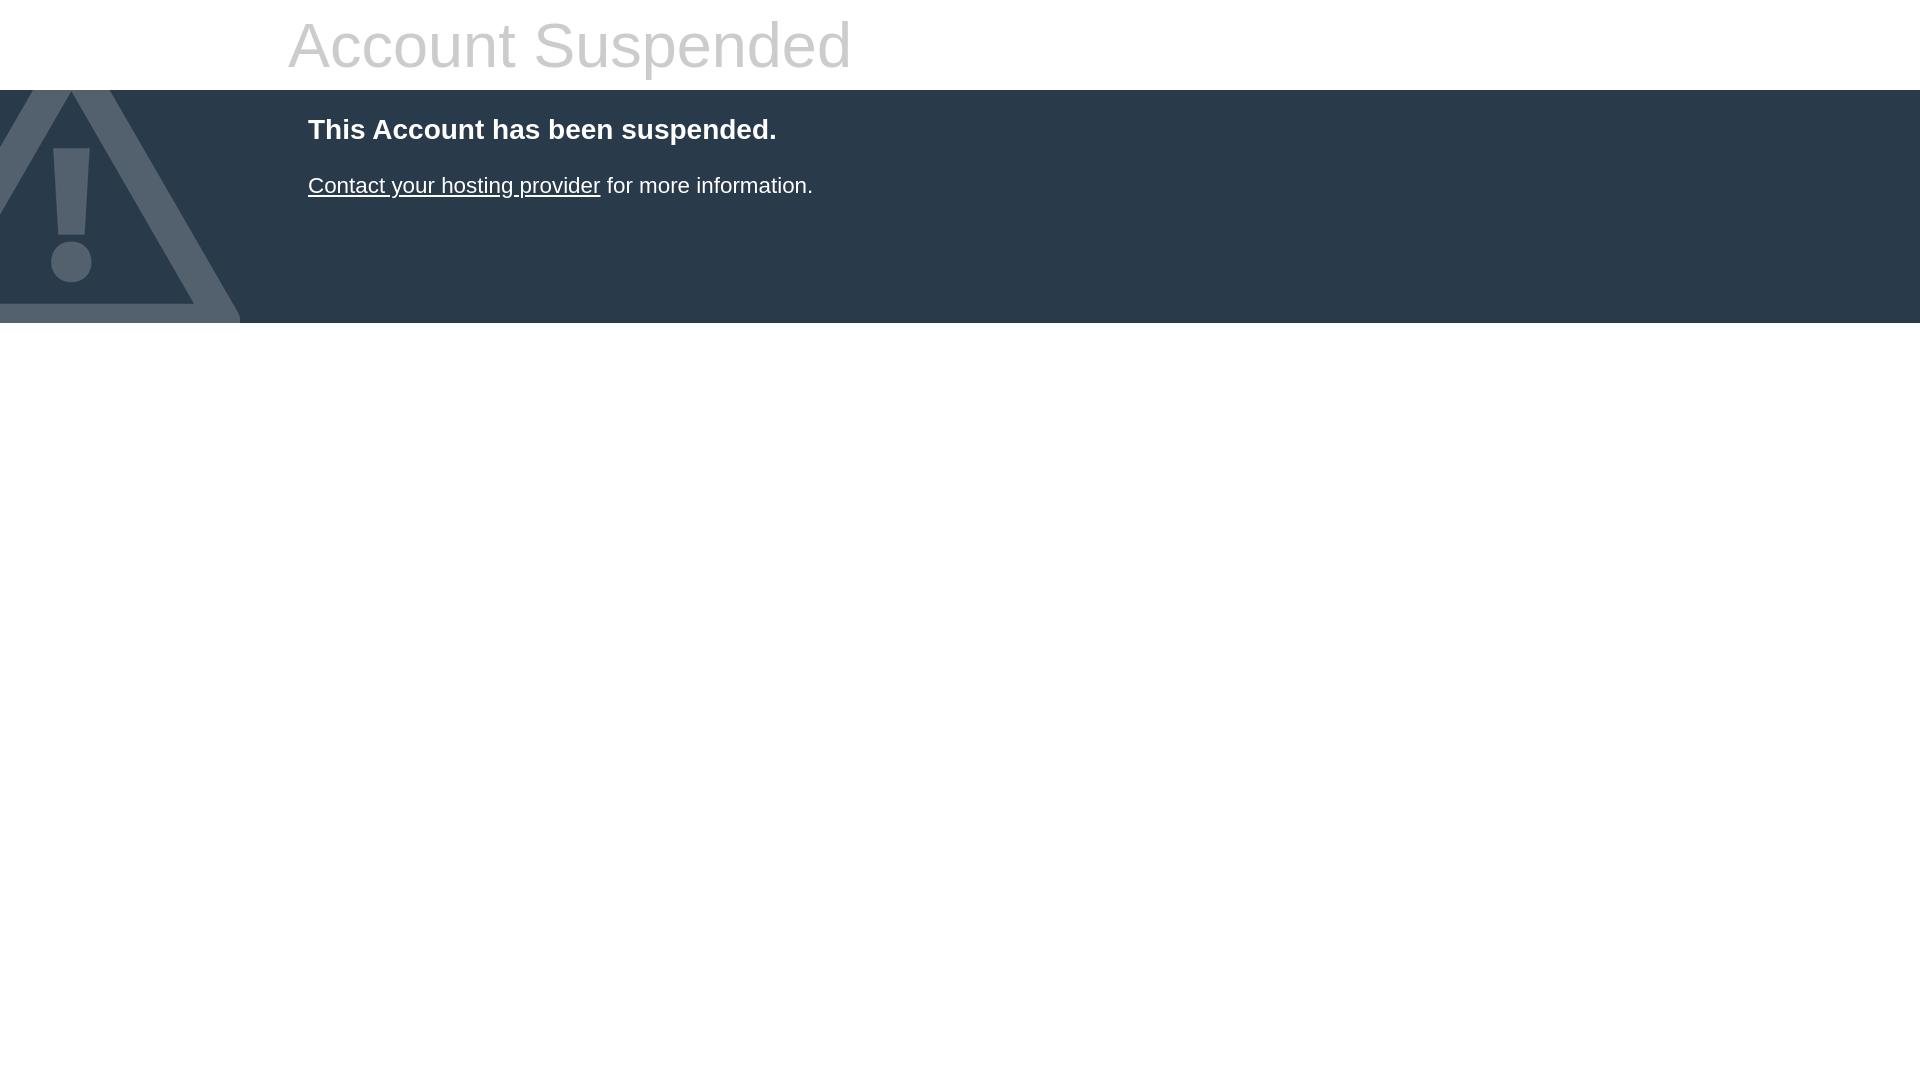 The image size is (1920, 1080). Describe the element at coordinates (453, 185) in the screenshot. I see `'Contact your hosting provider'` at that location.